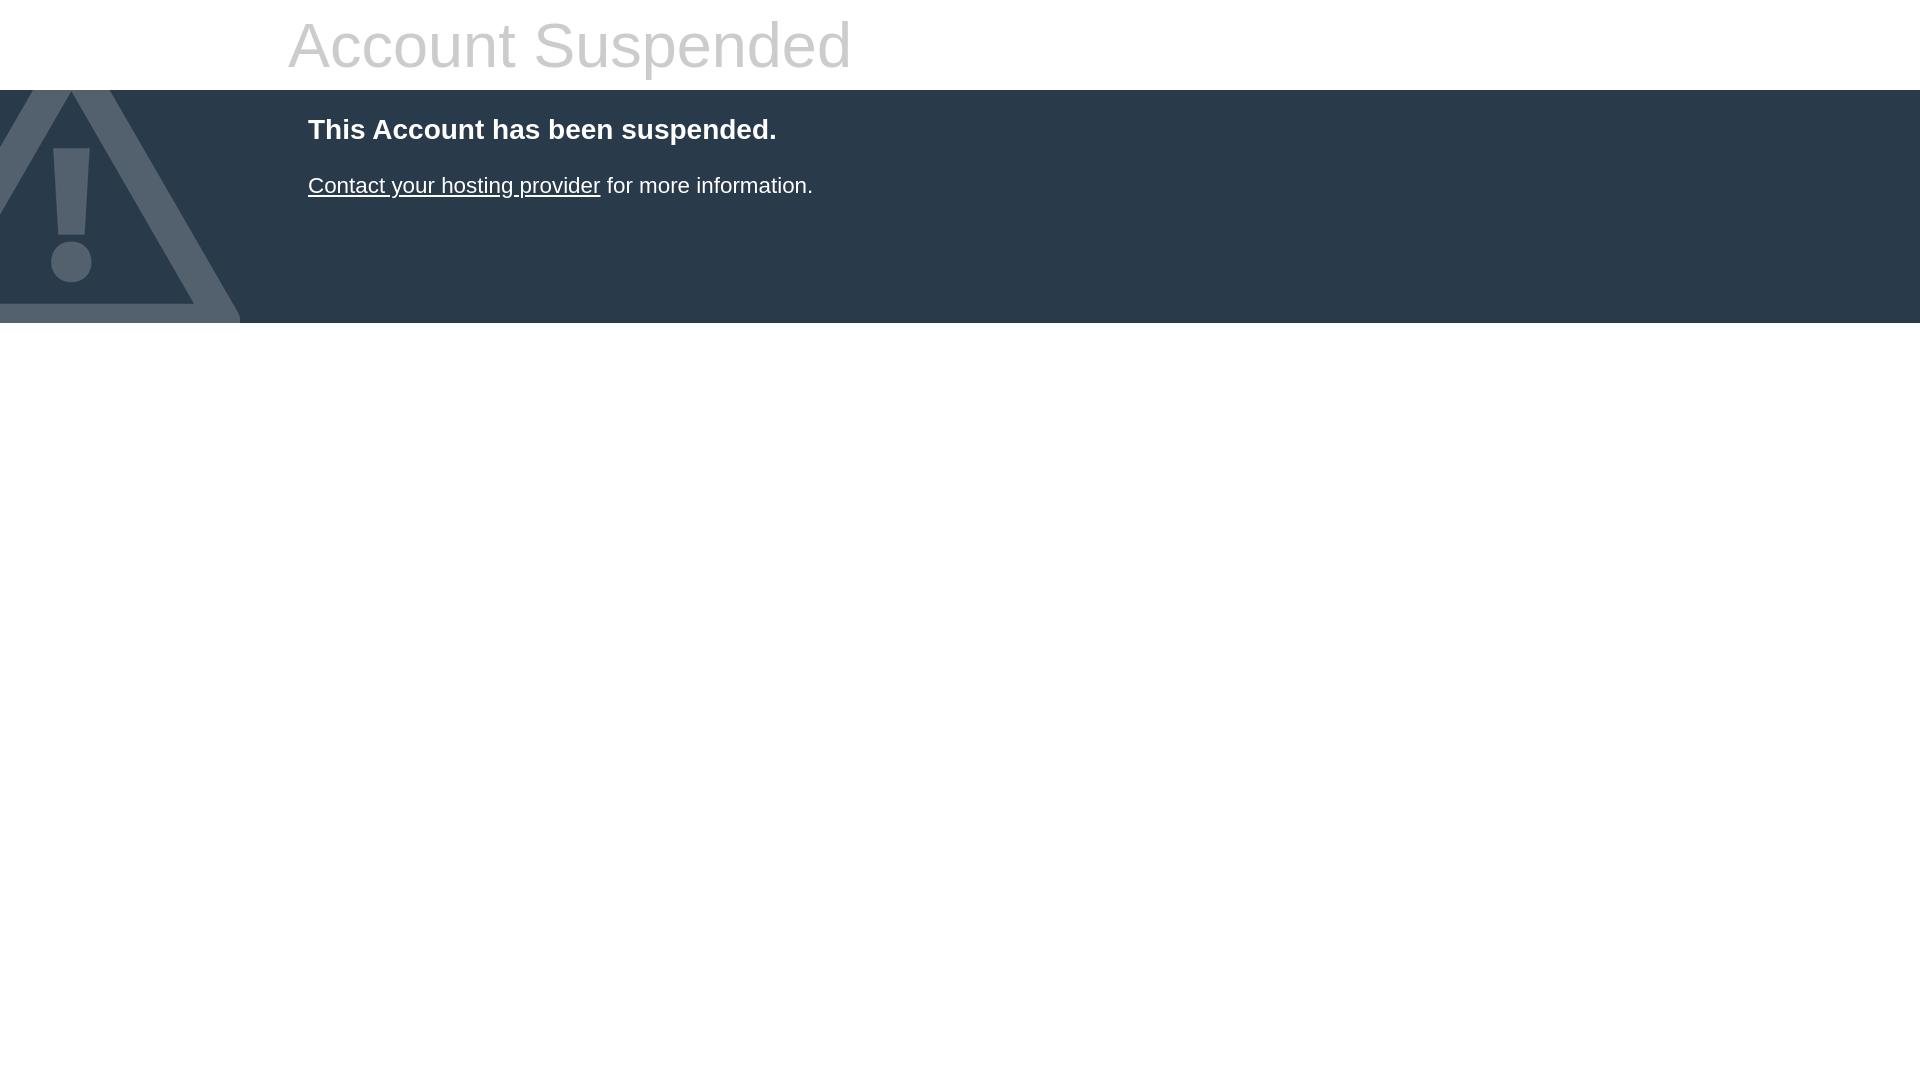 The image size is (1920, 1080). Describe the element at coordinates (453, 185) in the screenshot. I see `'Contact your hosting provider'` at that location.